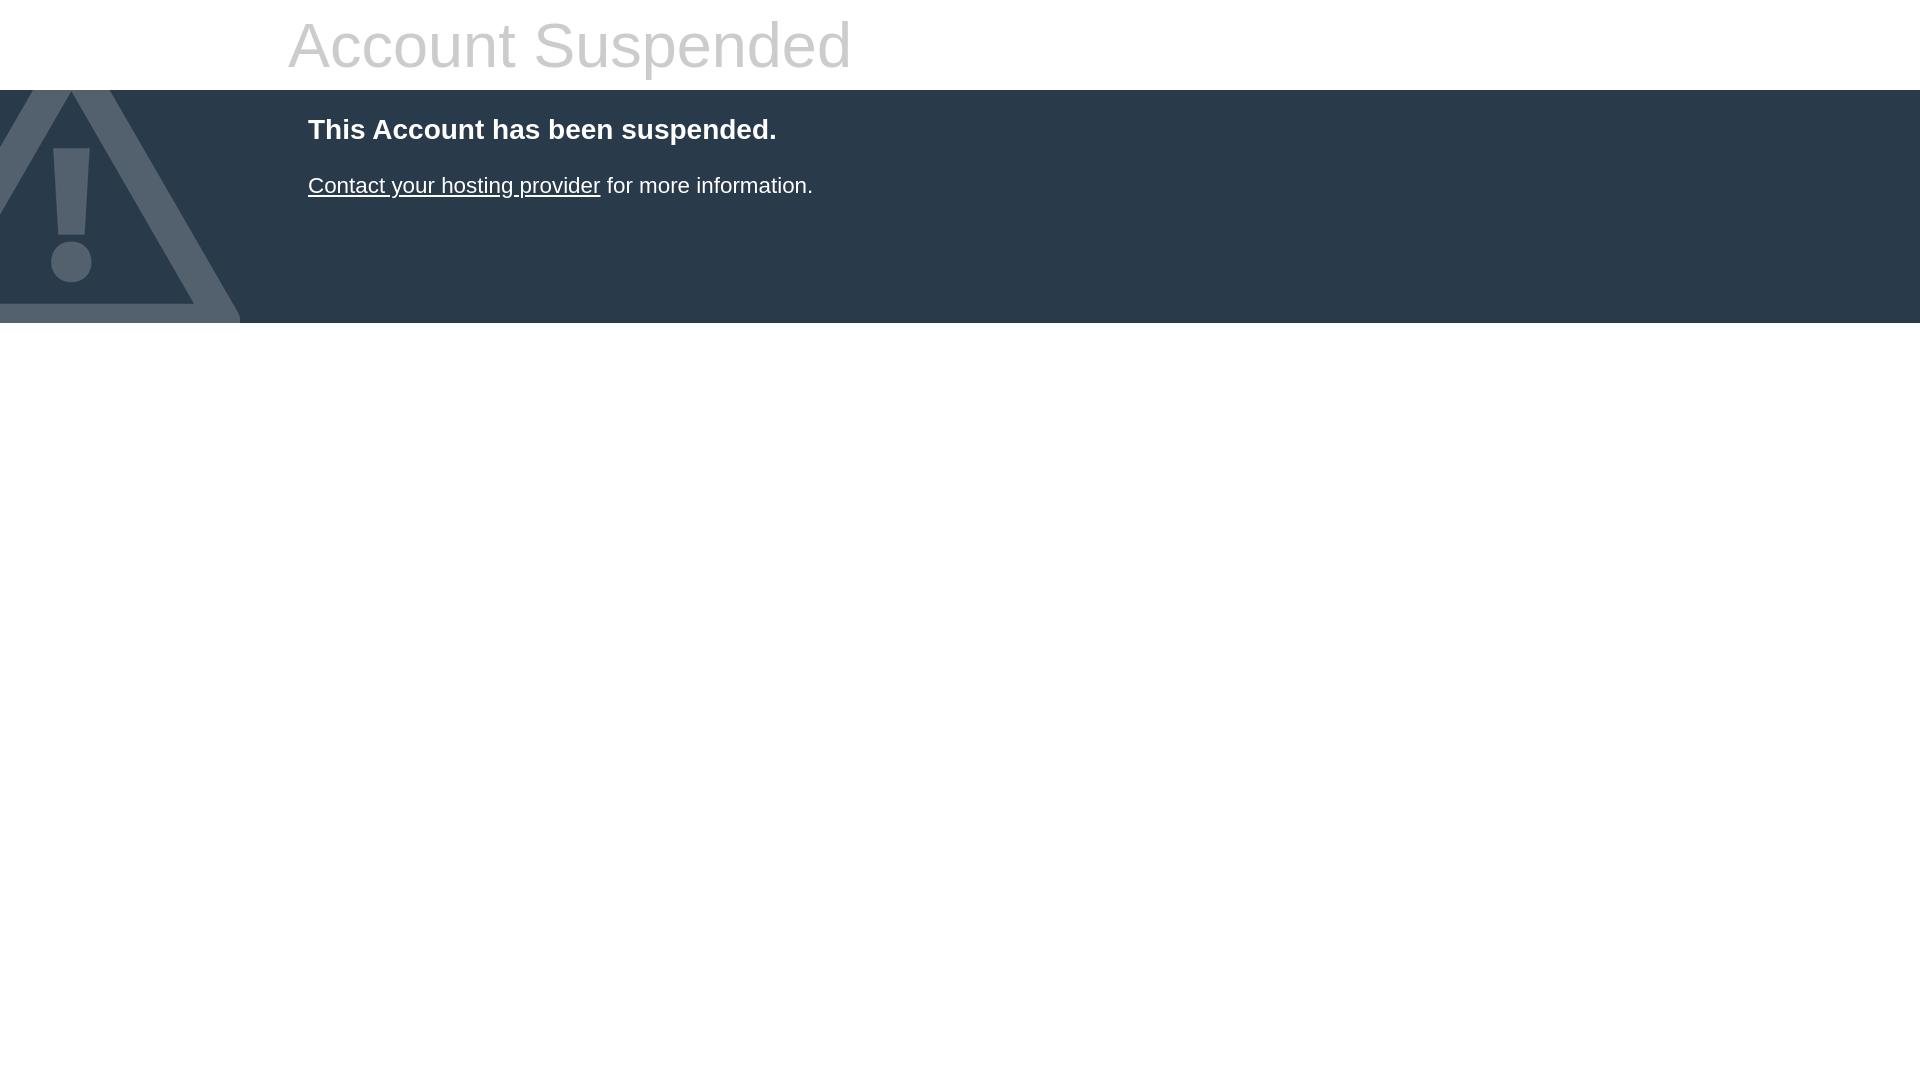 The image size is (1920, 1080). Describe the element at coordinates (453, 185) in the screenshot. I see `'Contact your hosting provider'` at that location.